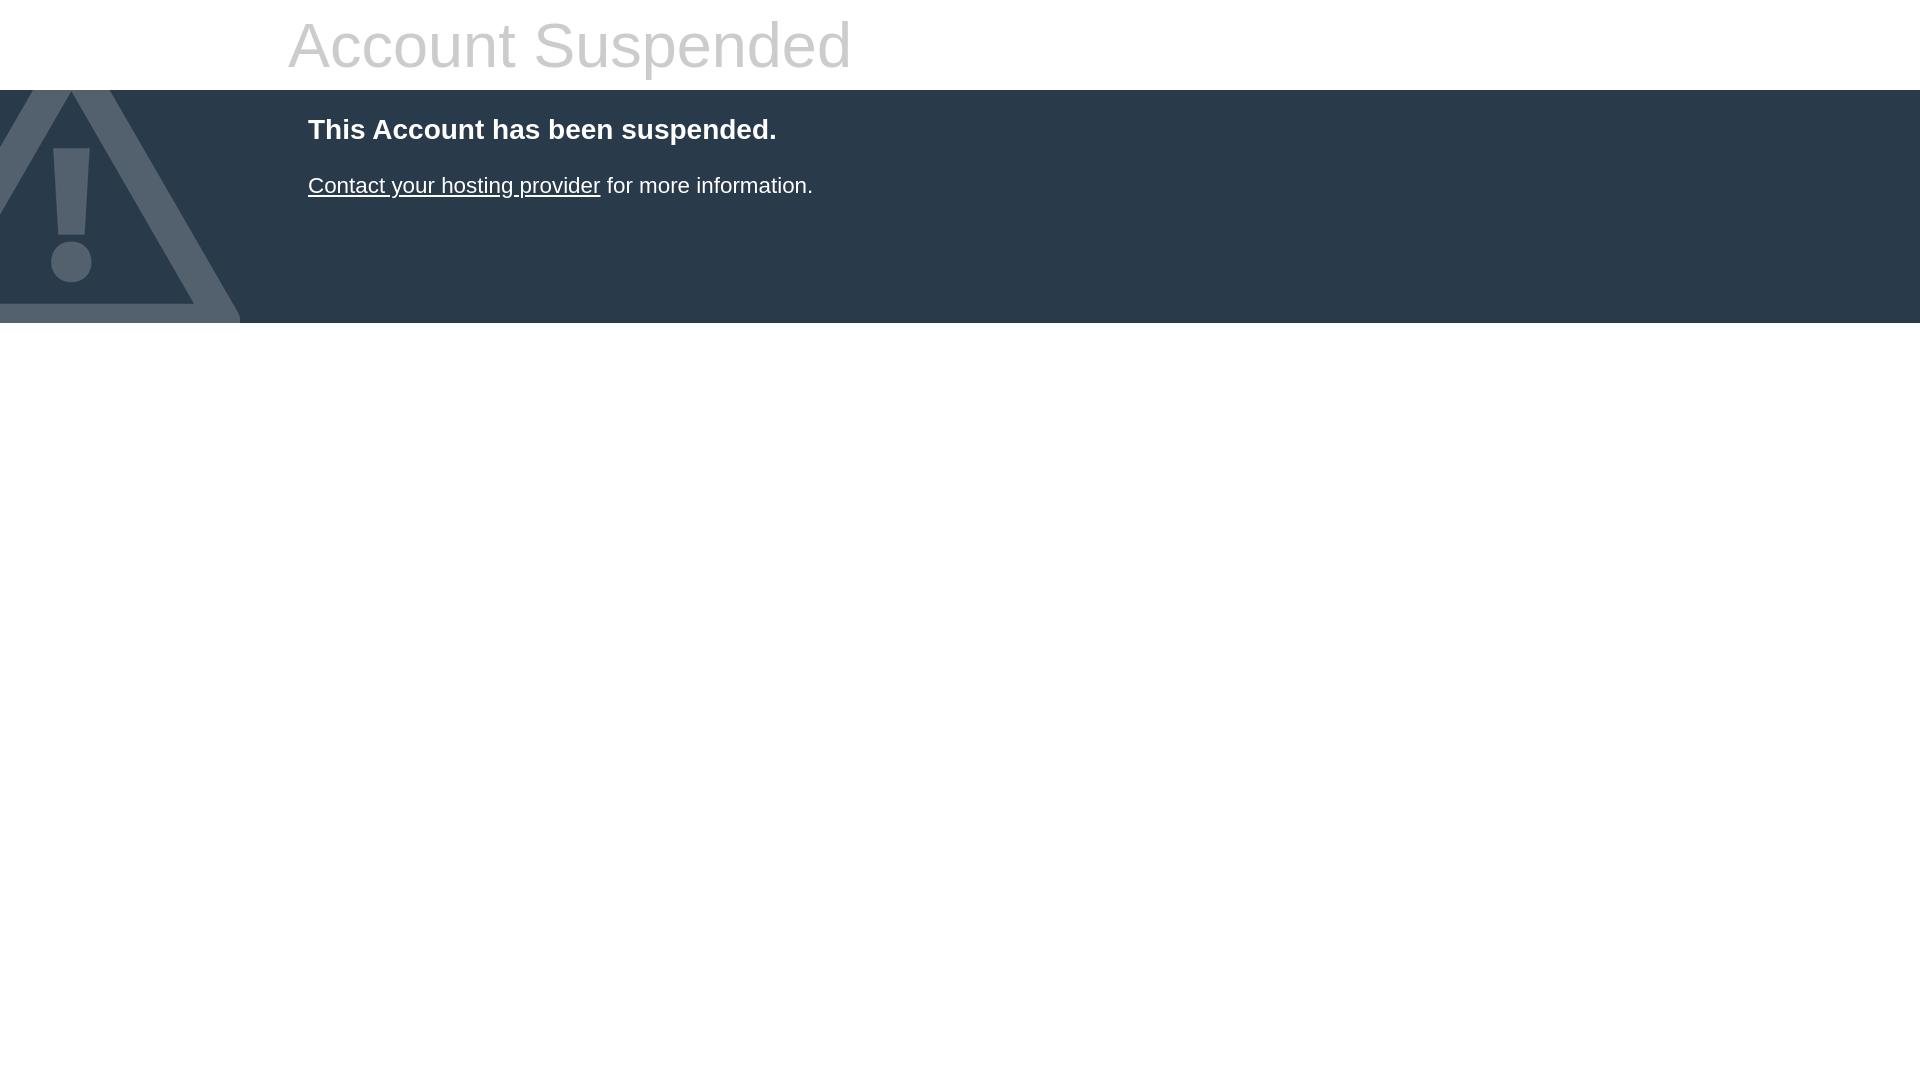 The image size is (1920, 1080). Describe the element at coordinates (453, 185) in the screenshot. I see `'Contact your hosting provider'` at that location.